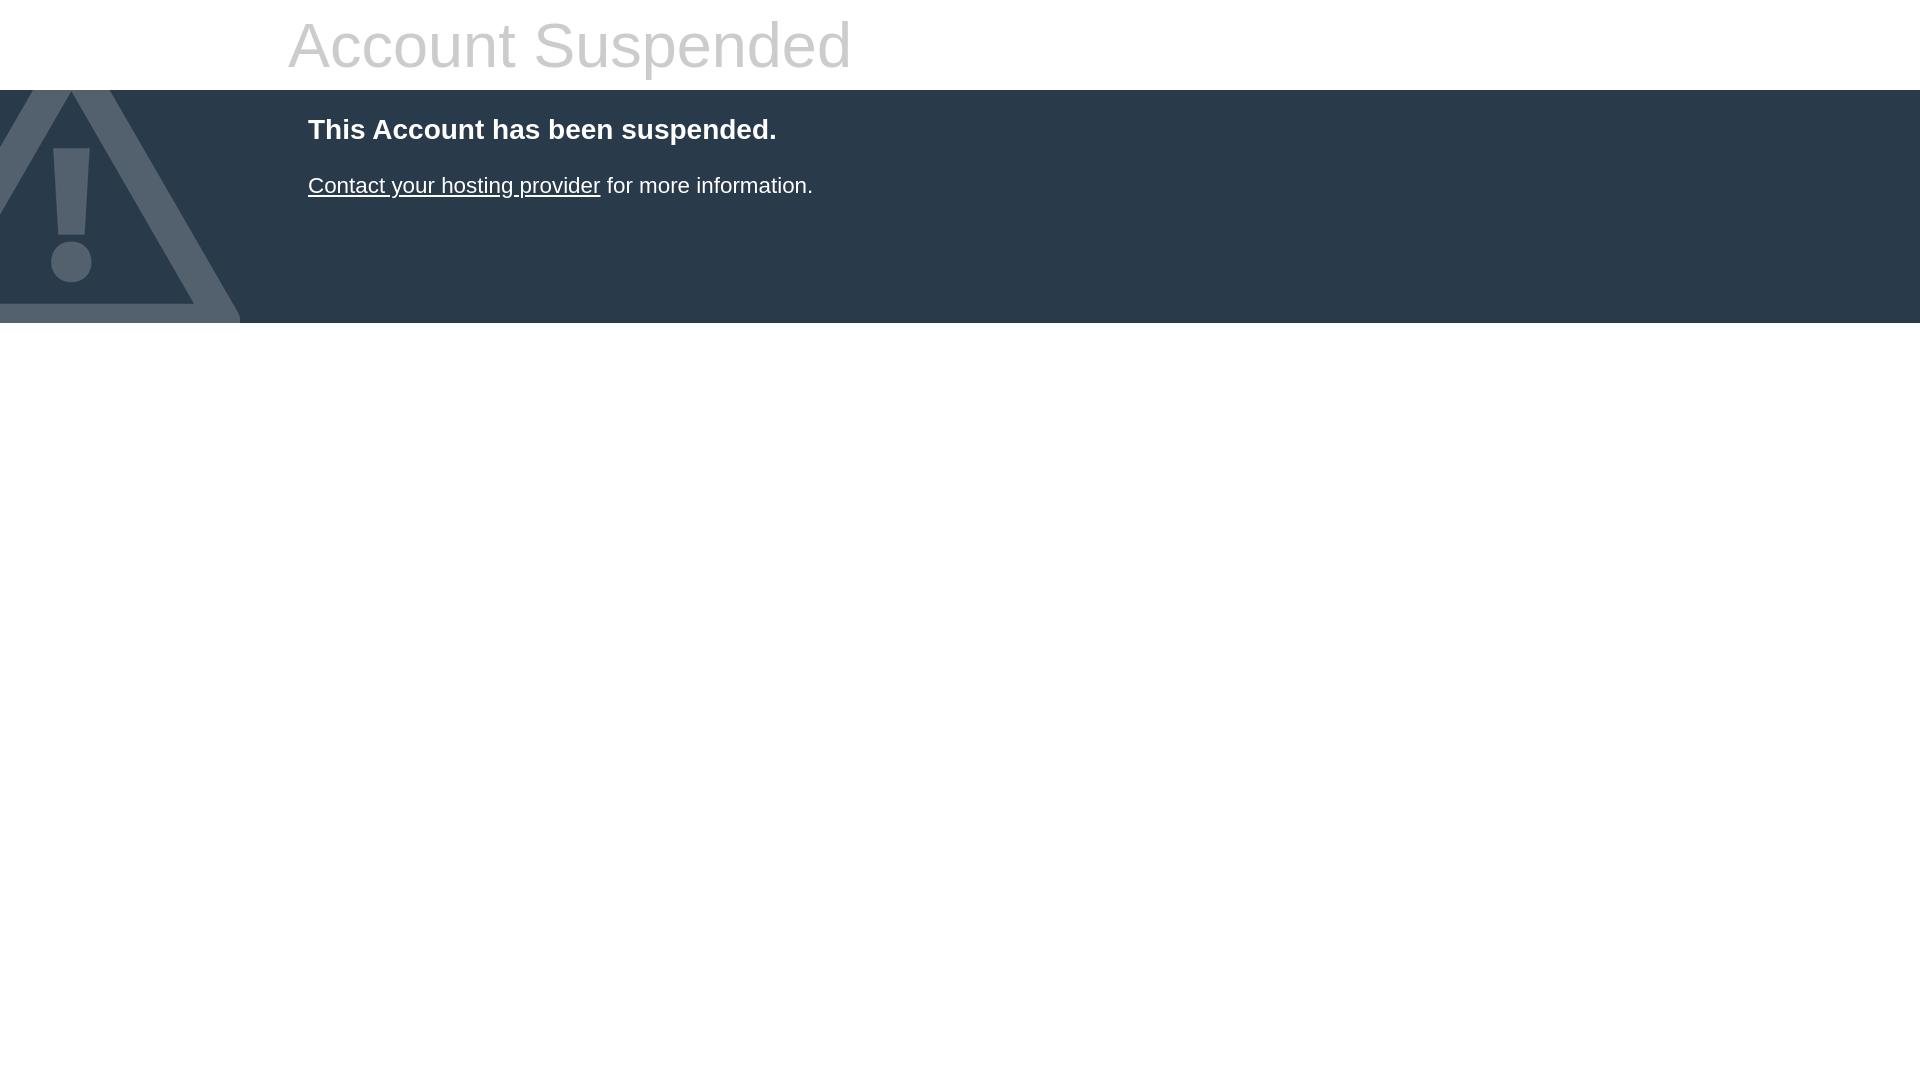 The image size is (1920, 1080). Describe the element at coordinates (453, 185) in the screenshot. I see `'Contact your hosting provider'` at that location.